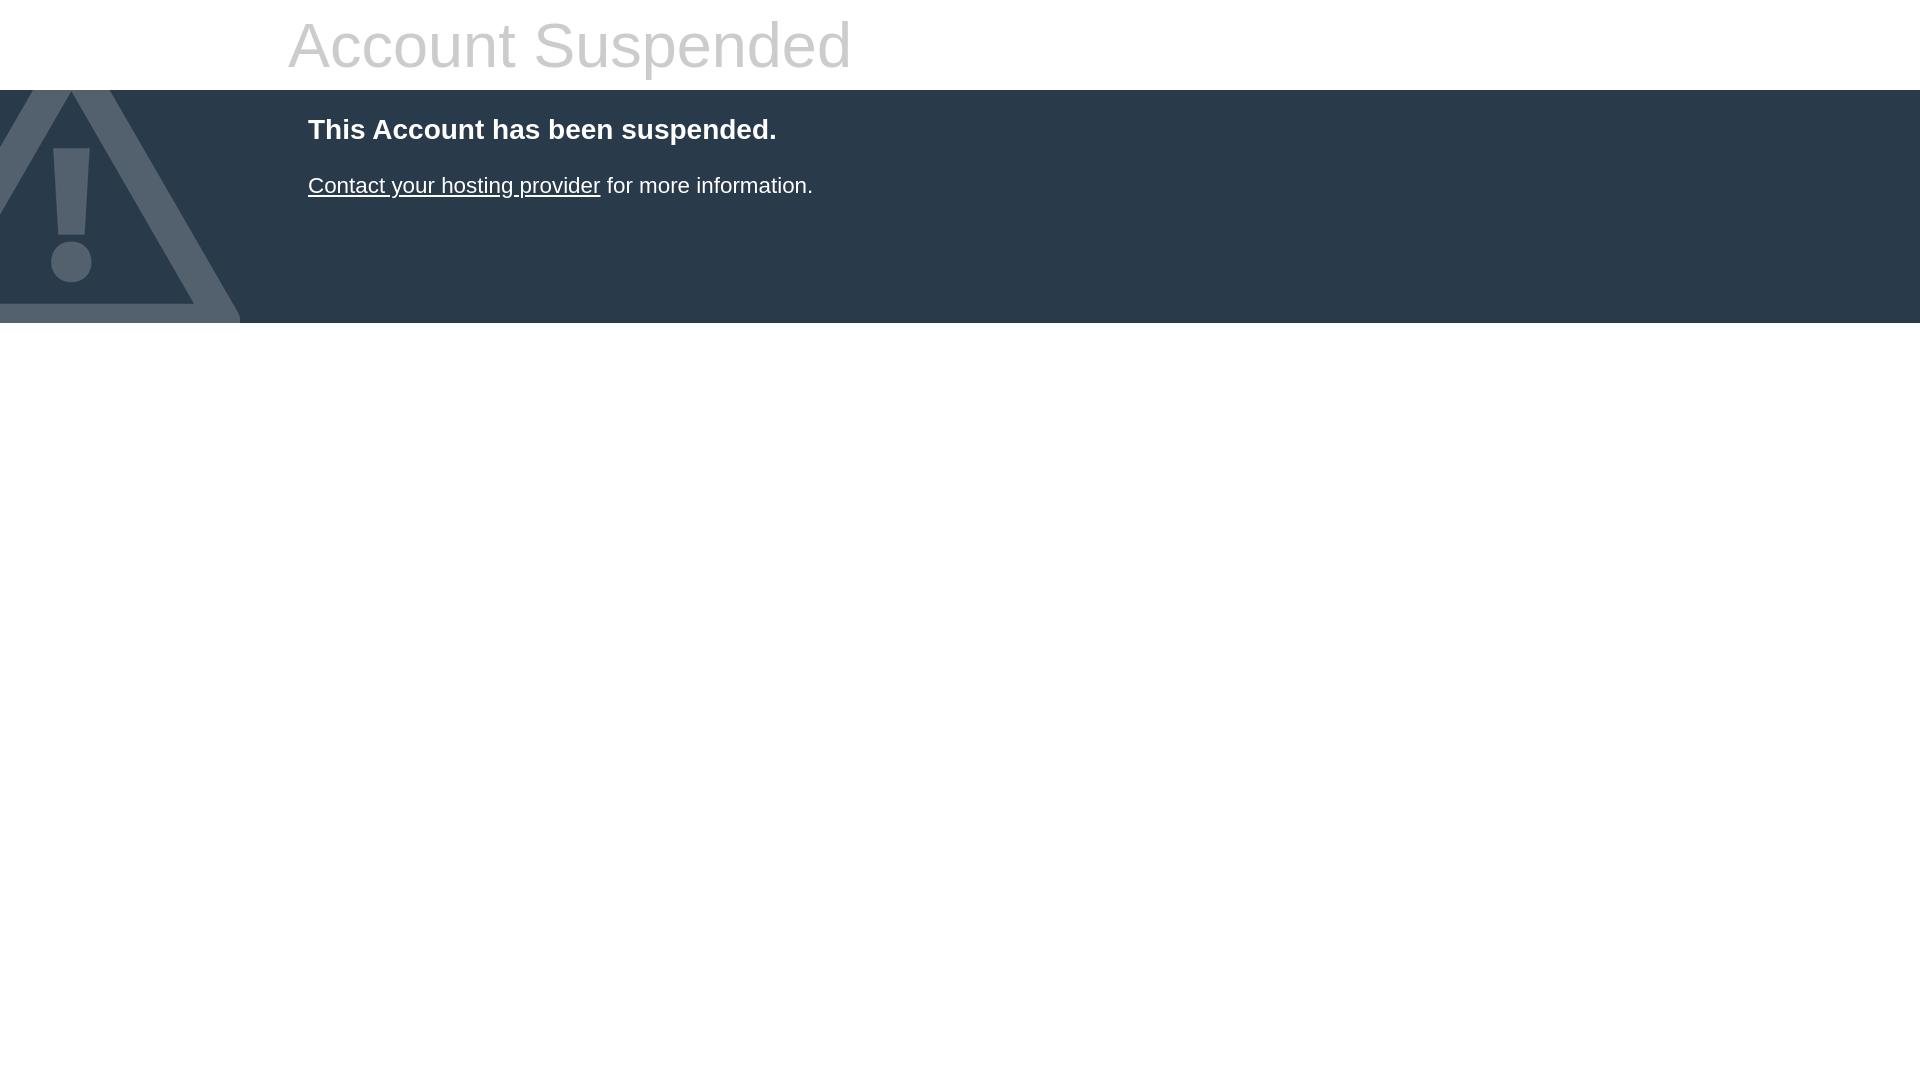 The image size is (1920, 1080). Describe the element at coordinates (453, 185) in the screenshot. I see `'Contact your hosting provider'` at that location.